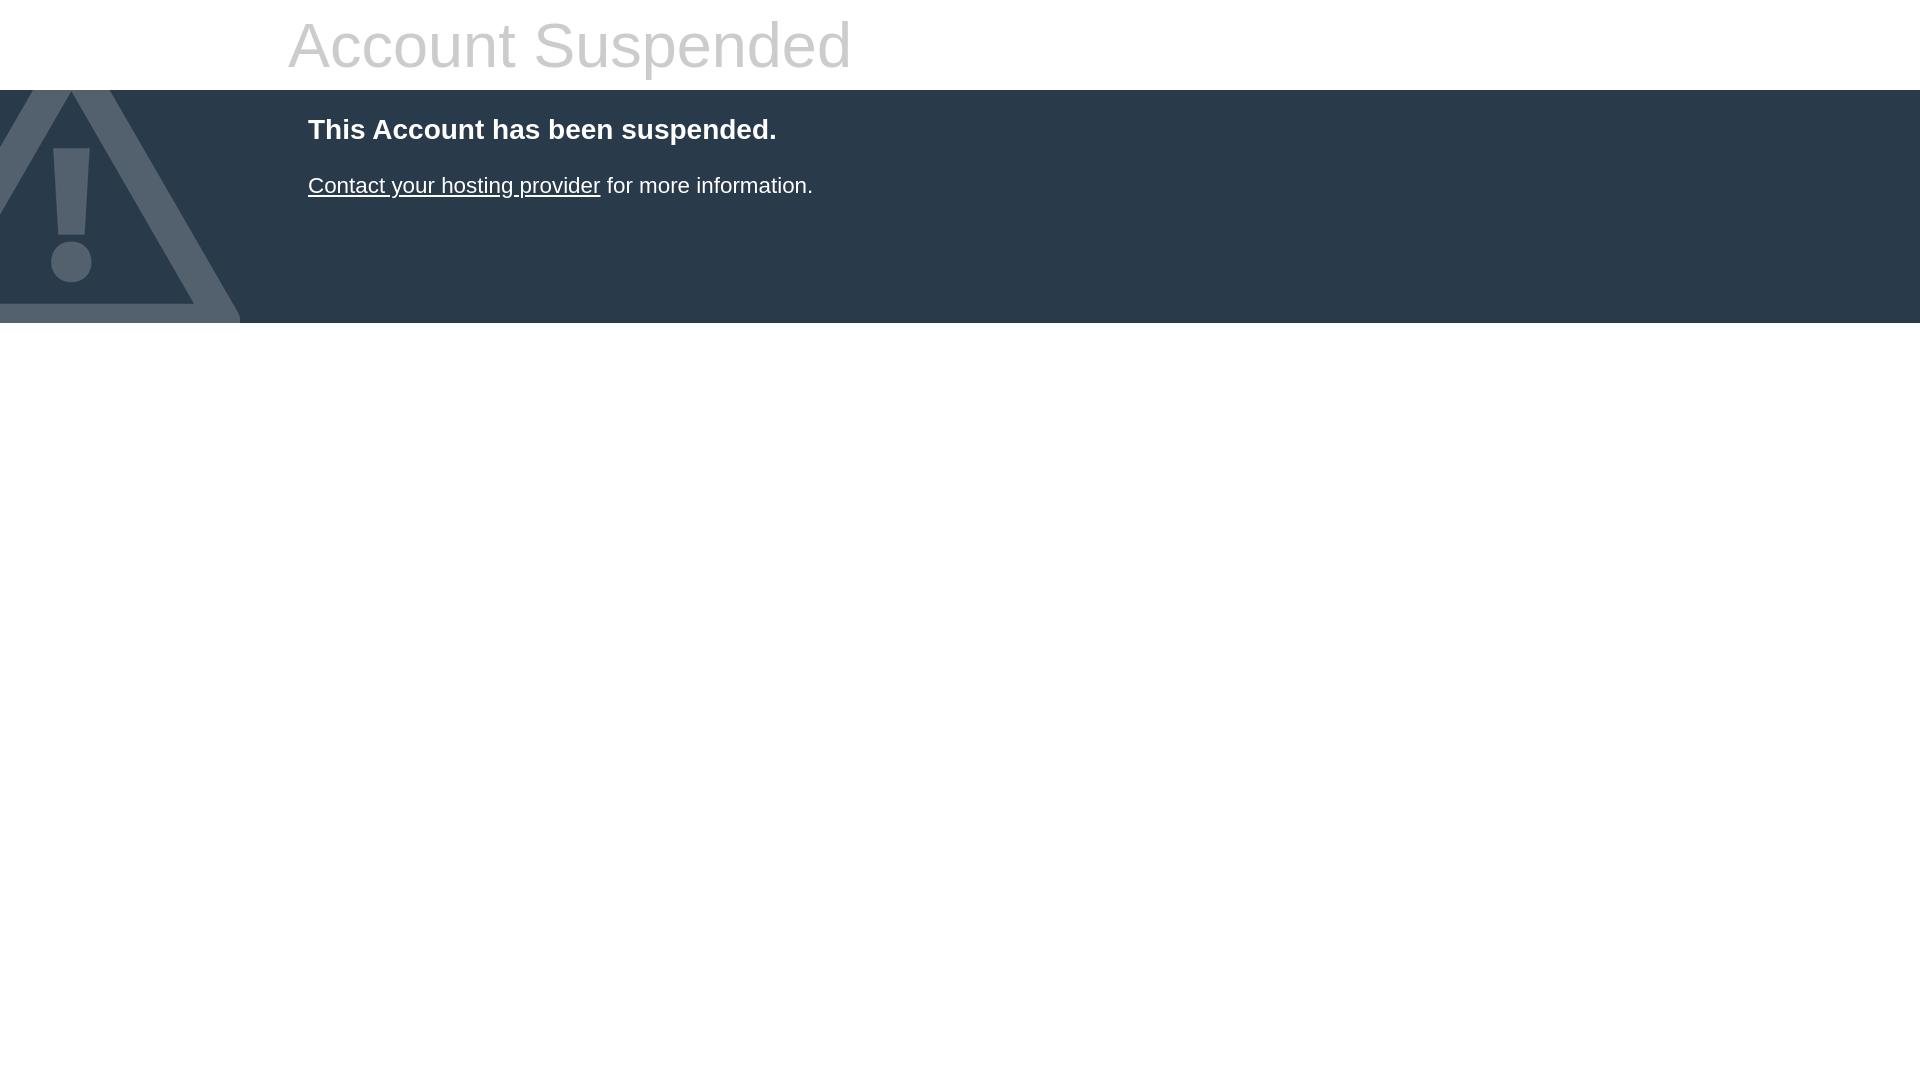 The image size is (1920, 1080). Describe the element at coordinates (453, 185) in the screenshot. I see `'Contact your hosting provider'` at that location.